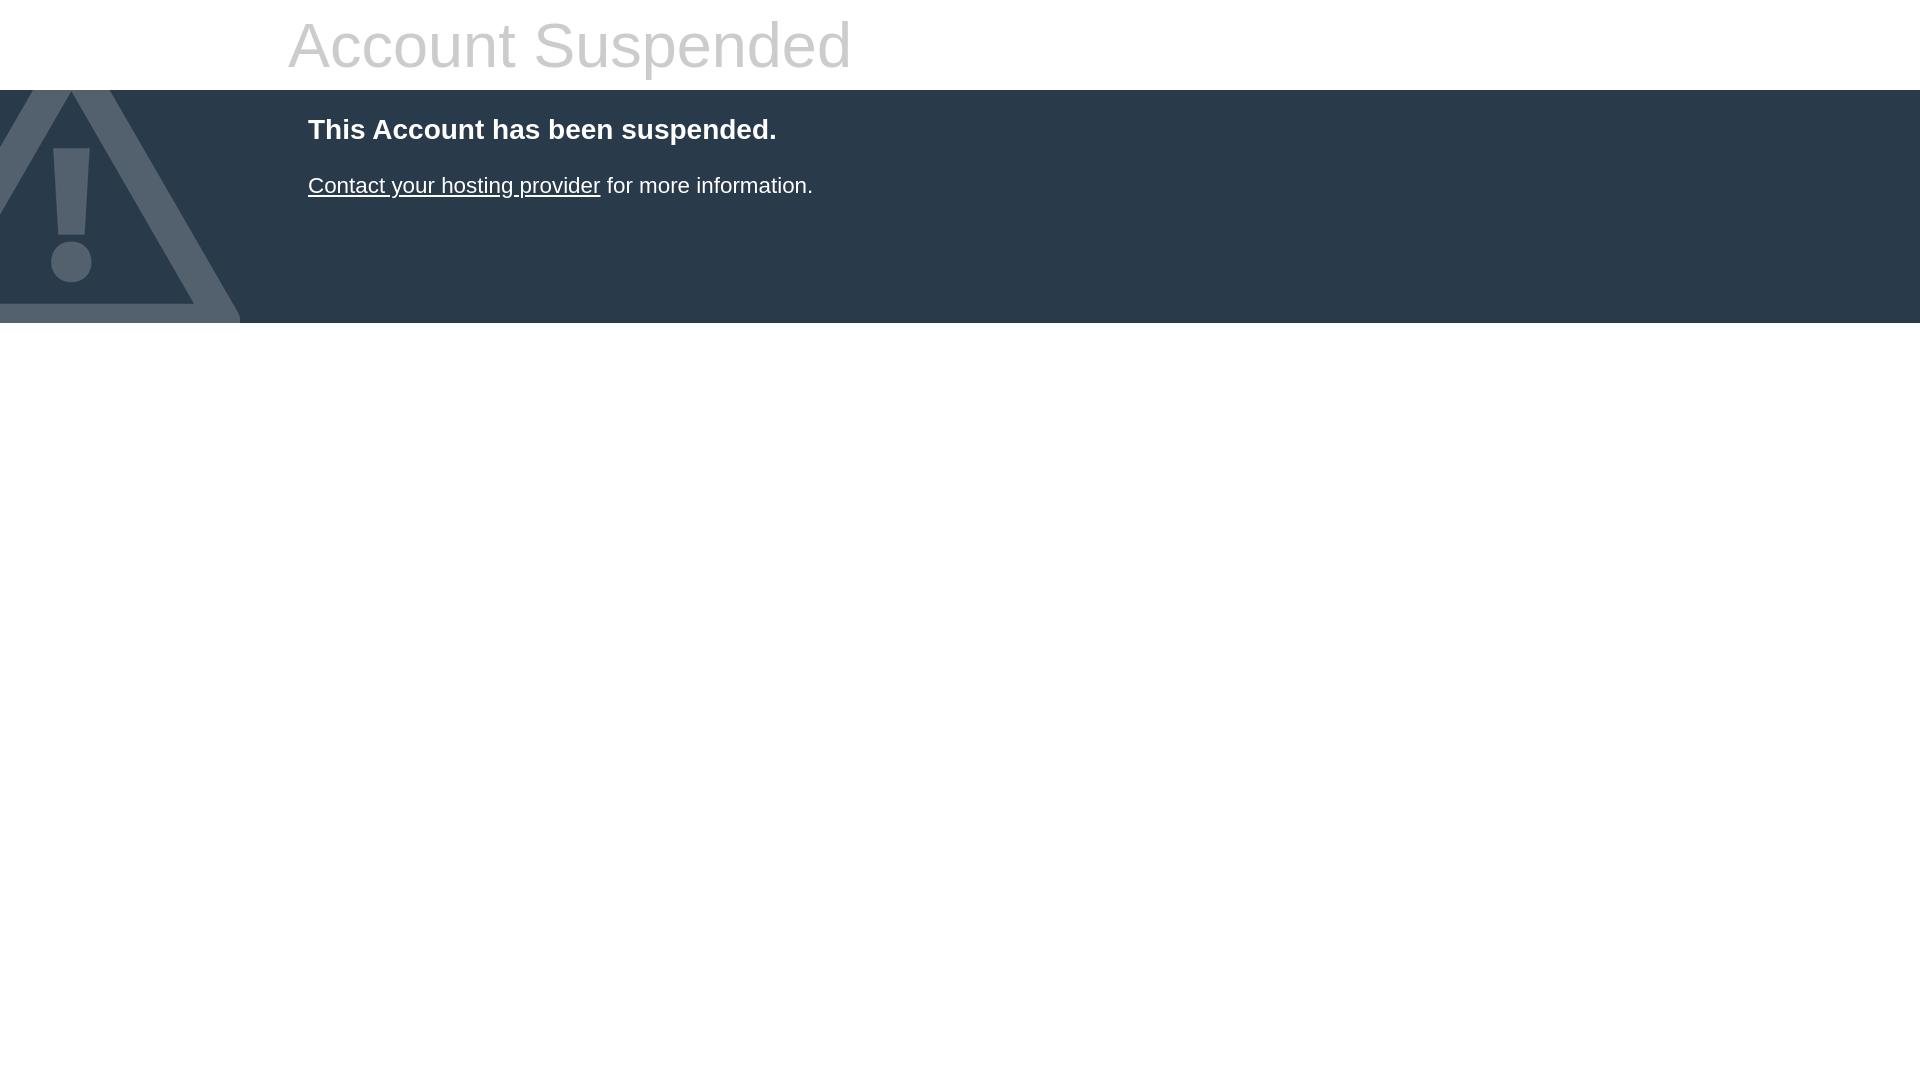 The image size is (1920, 1080). Describe the element at coordinates (453, 185) in the screenshot. I see `'Contact your hosting provider'` at that location.